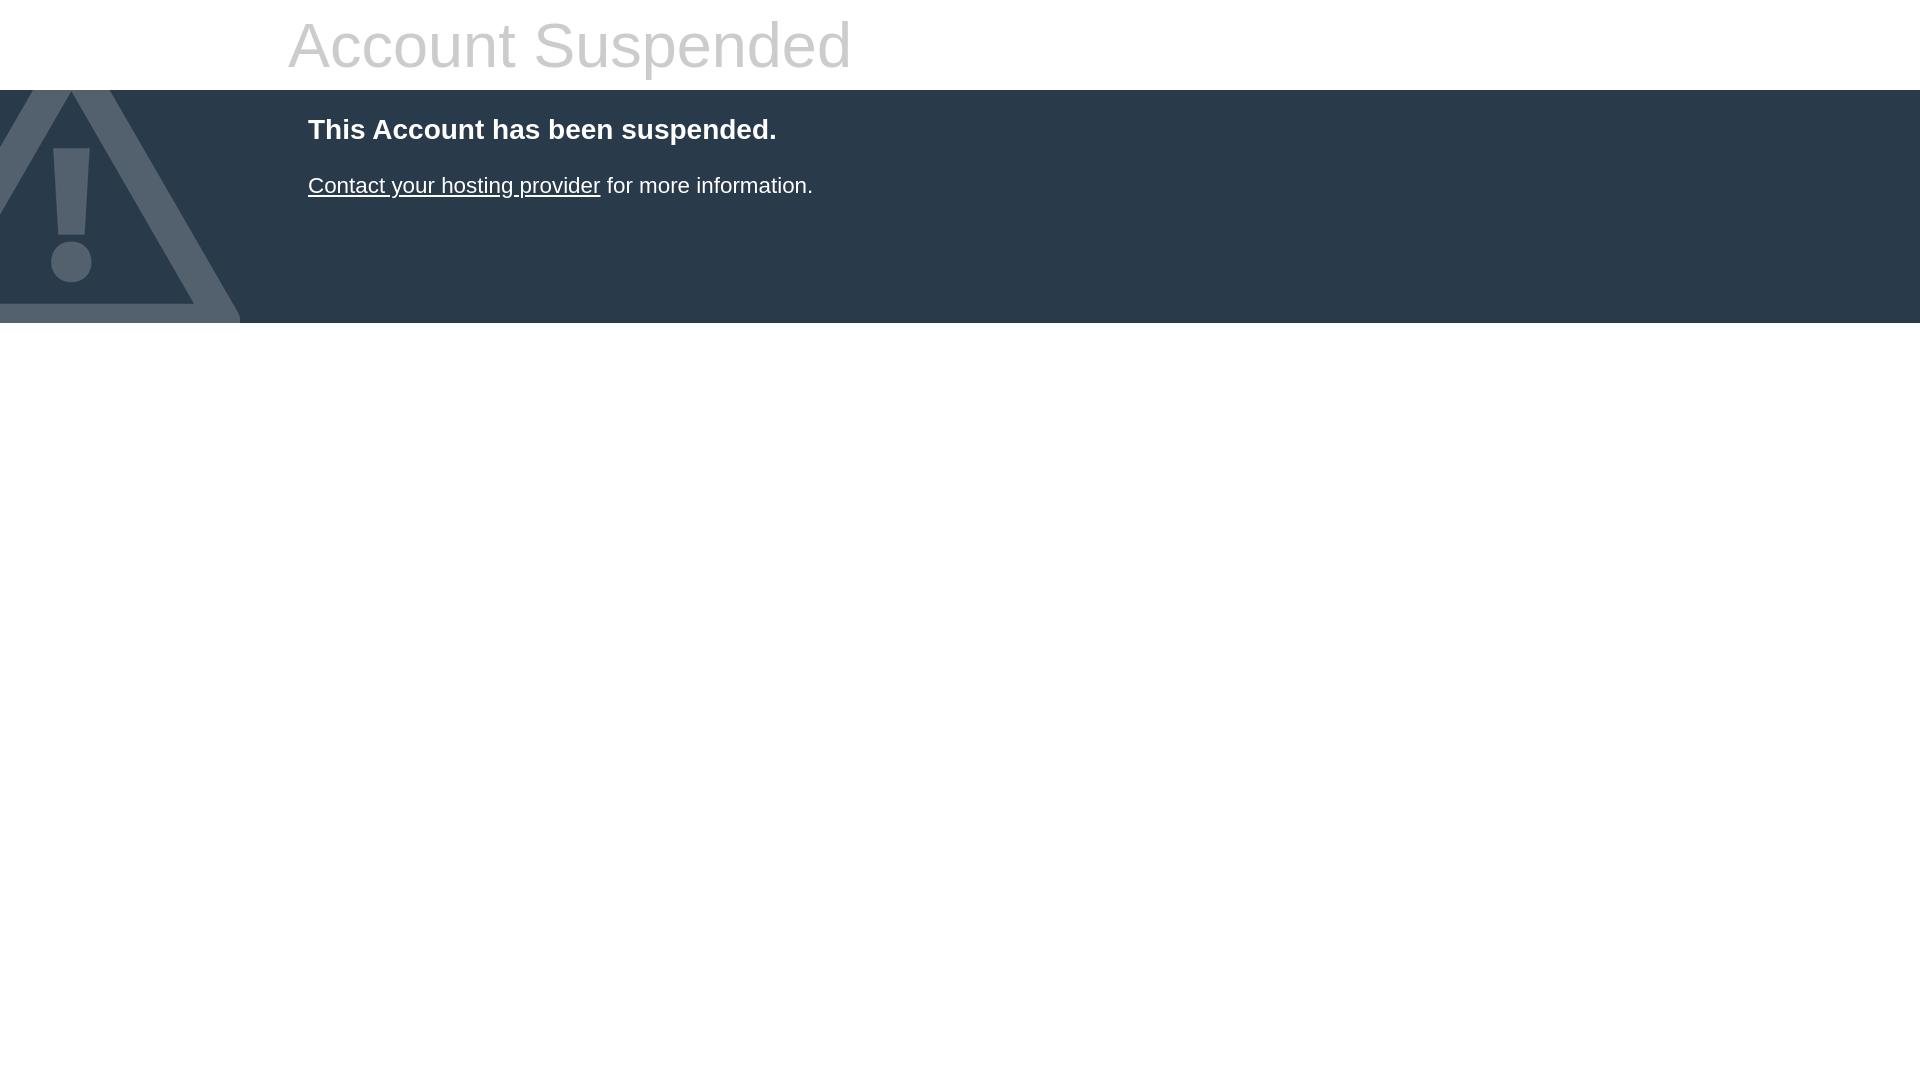 The image size is (1920, 1080). Describe the element at coordinates (453, 185) in the screenshot. I see `'Contact your hosting provider'` at that location.